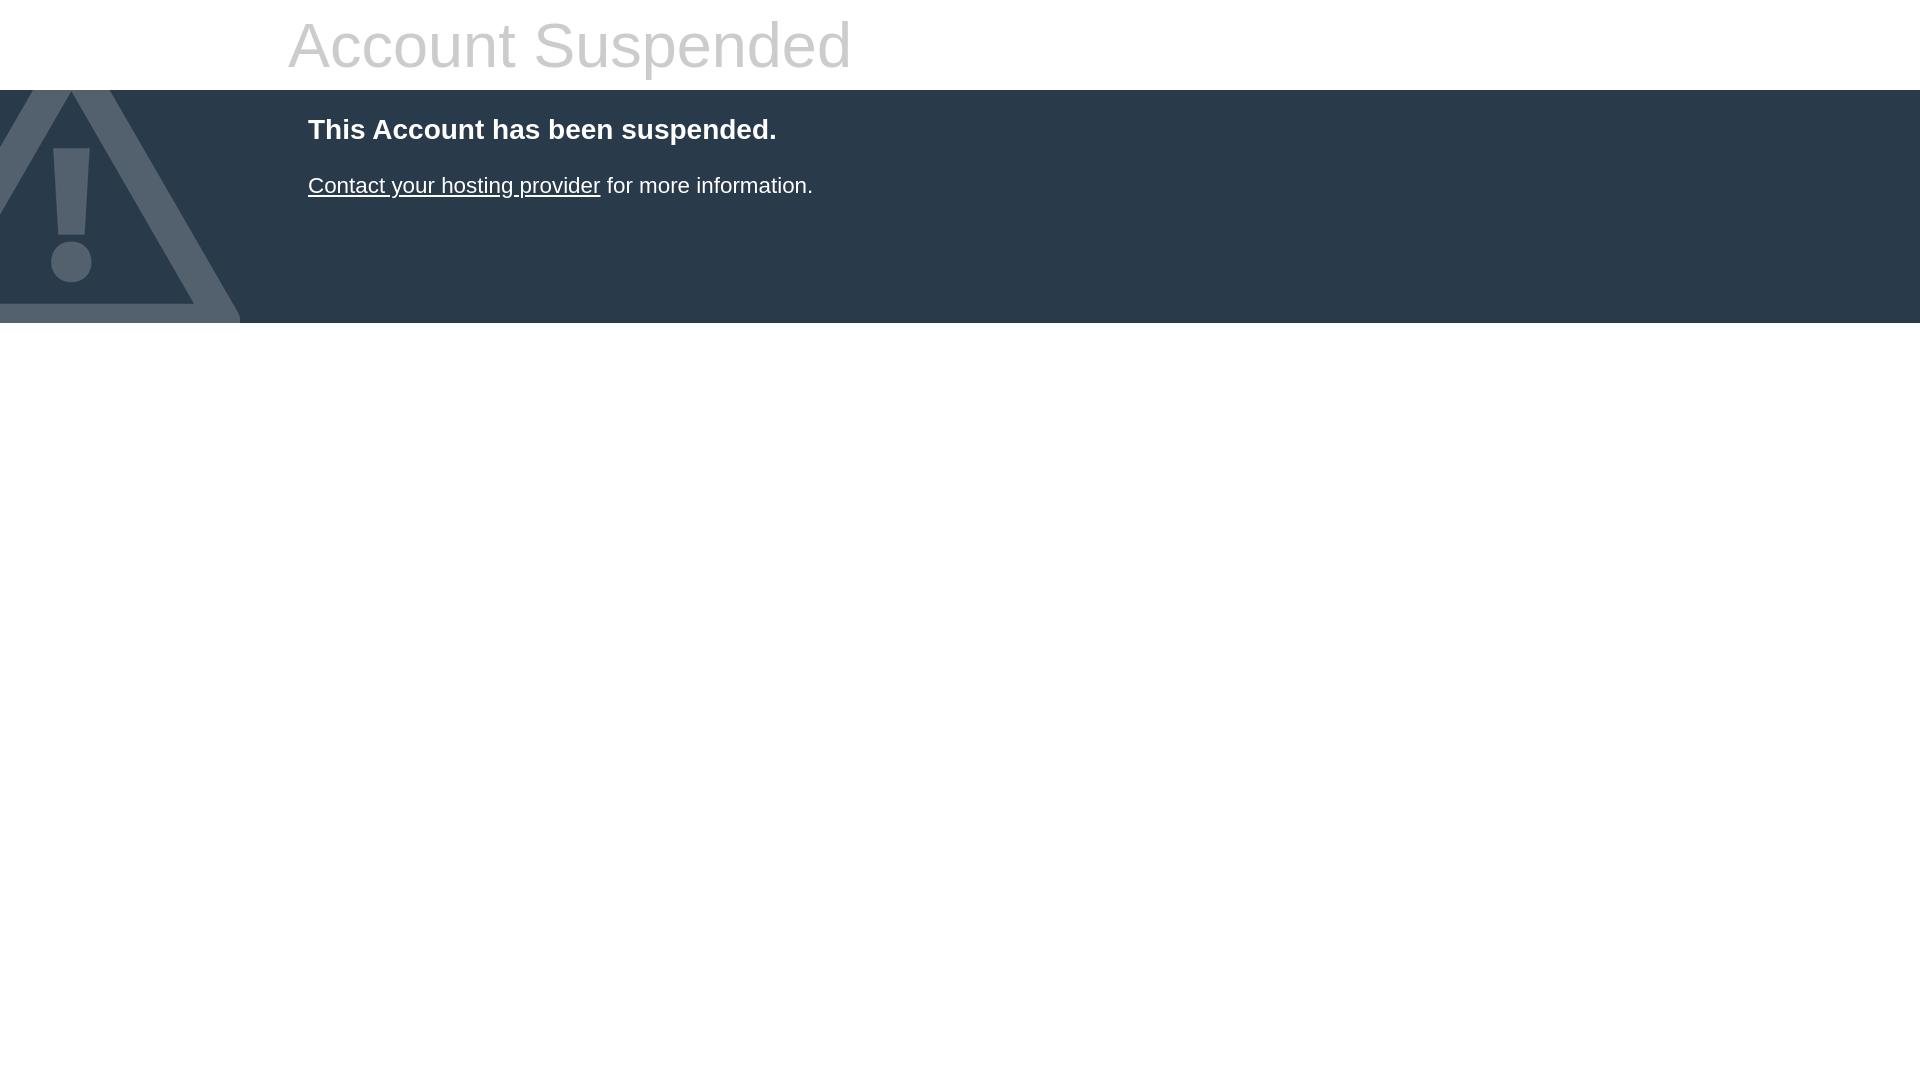 The image size is (1920, 1080). Describe the element at coordinates (453, 185) in the screenshot. I see `'Contact your hosting provider'` at that location.